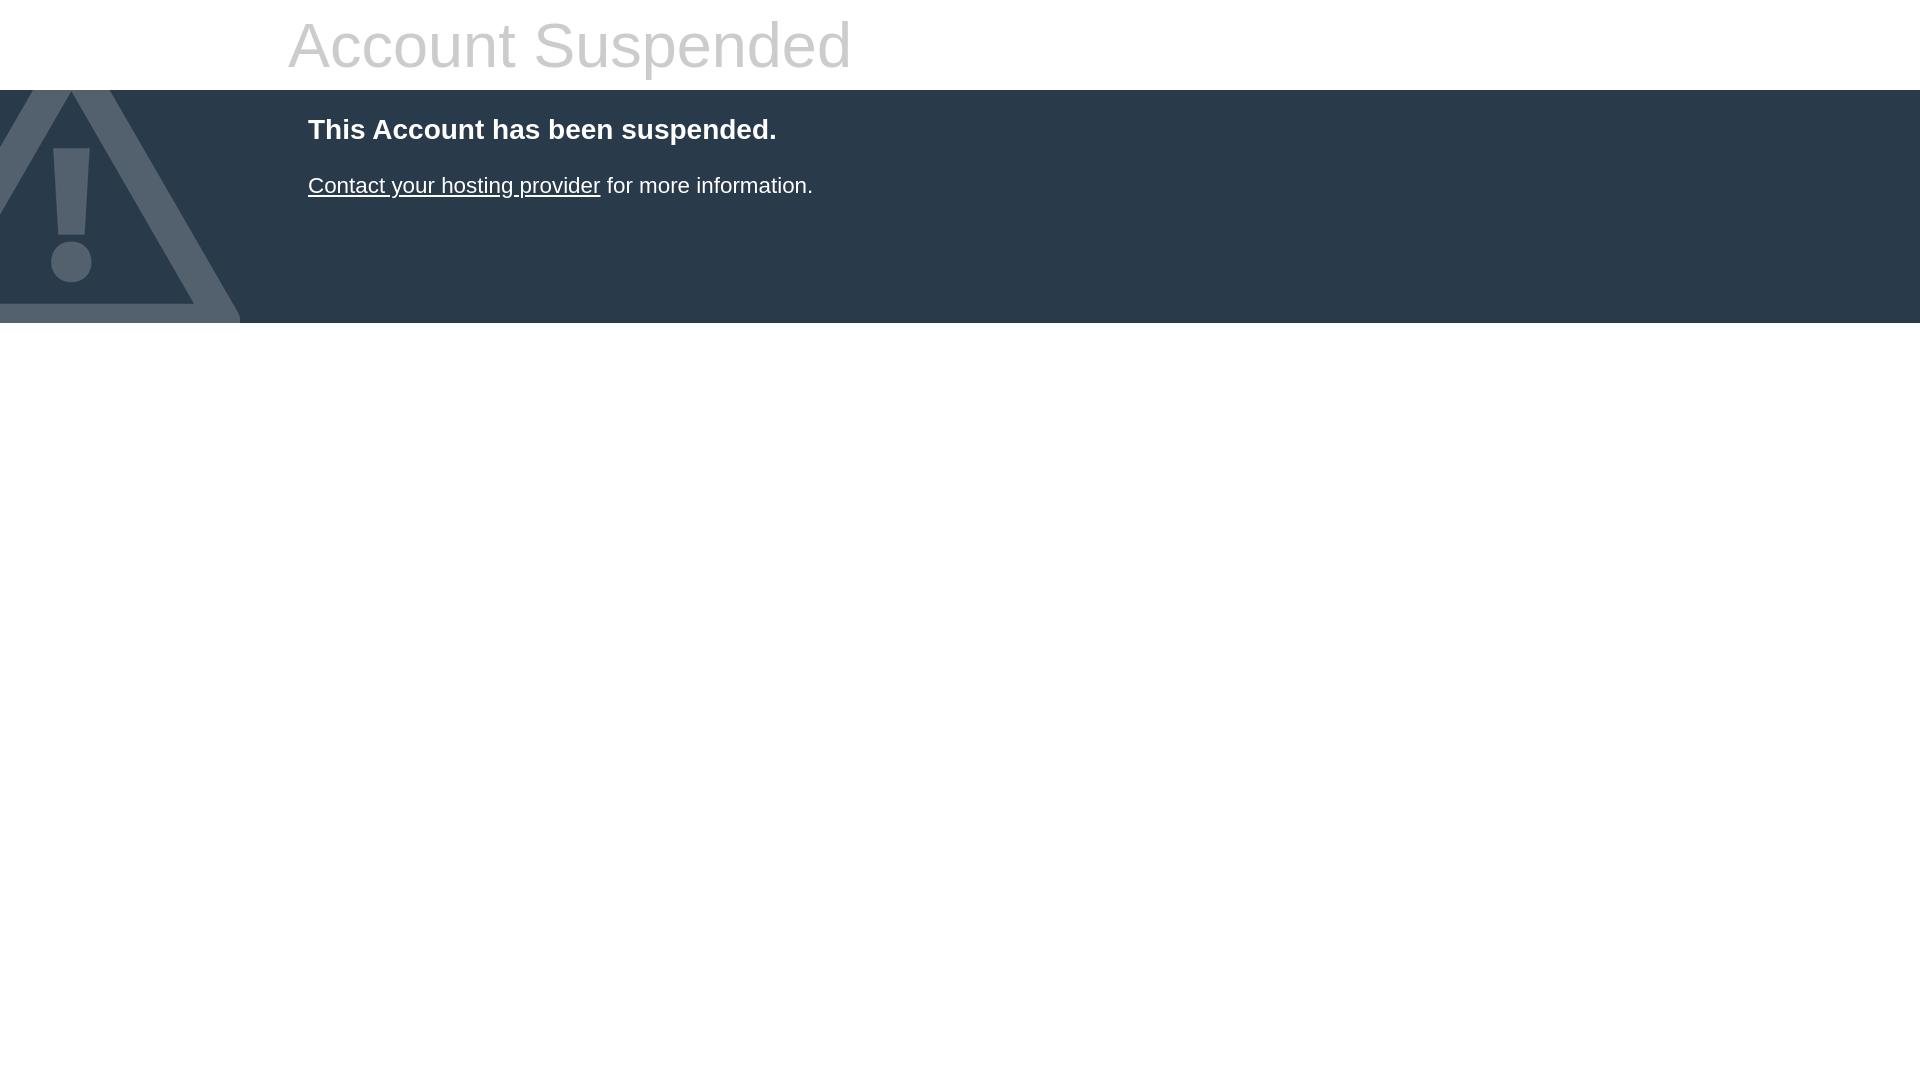 The image size is (1920, 1080). Describe the element at coordinates (453, 185) in the screenshot. I see `'Contact your hosting provider'` at that location.